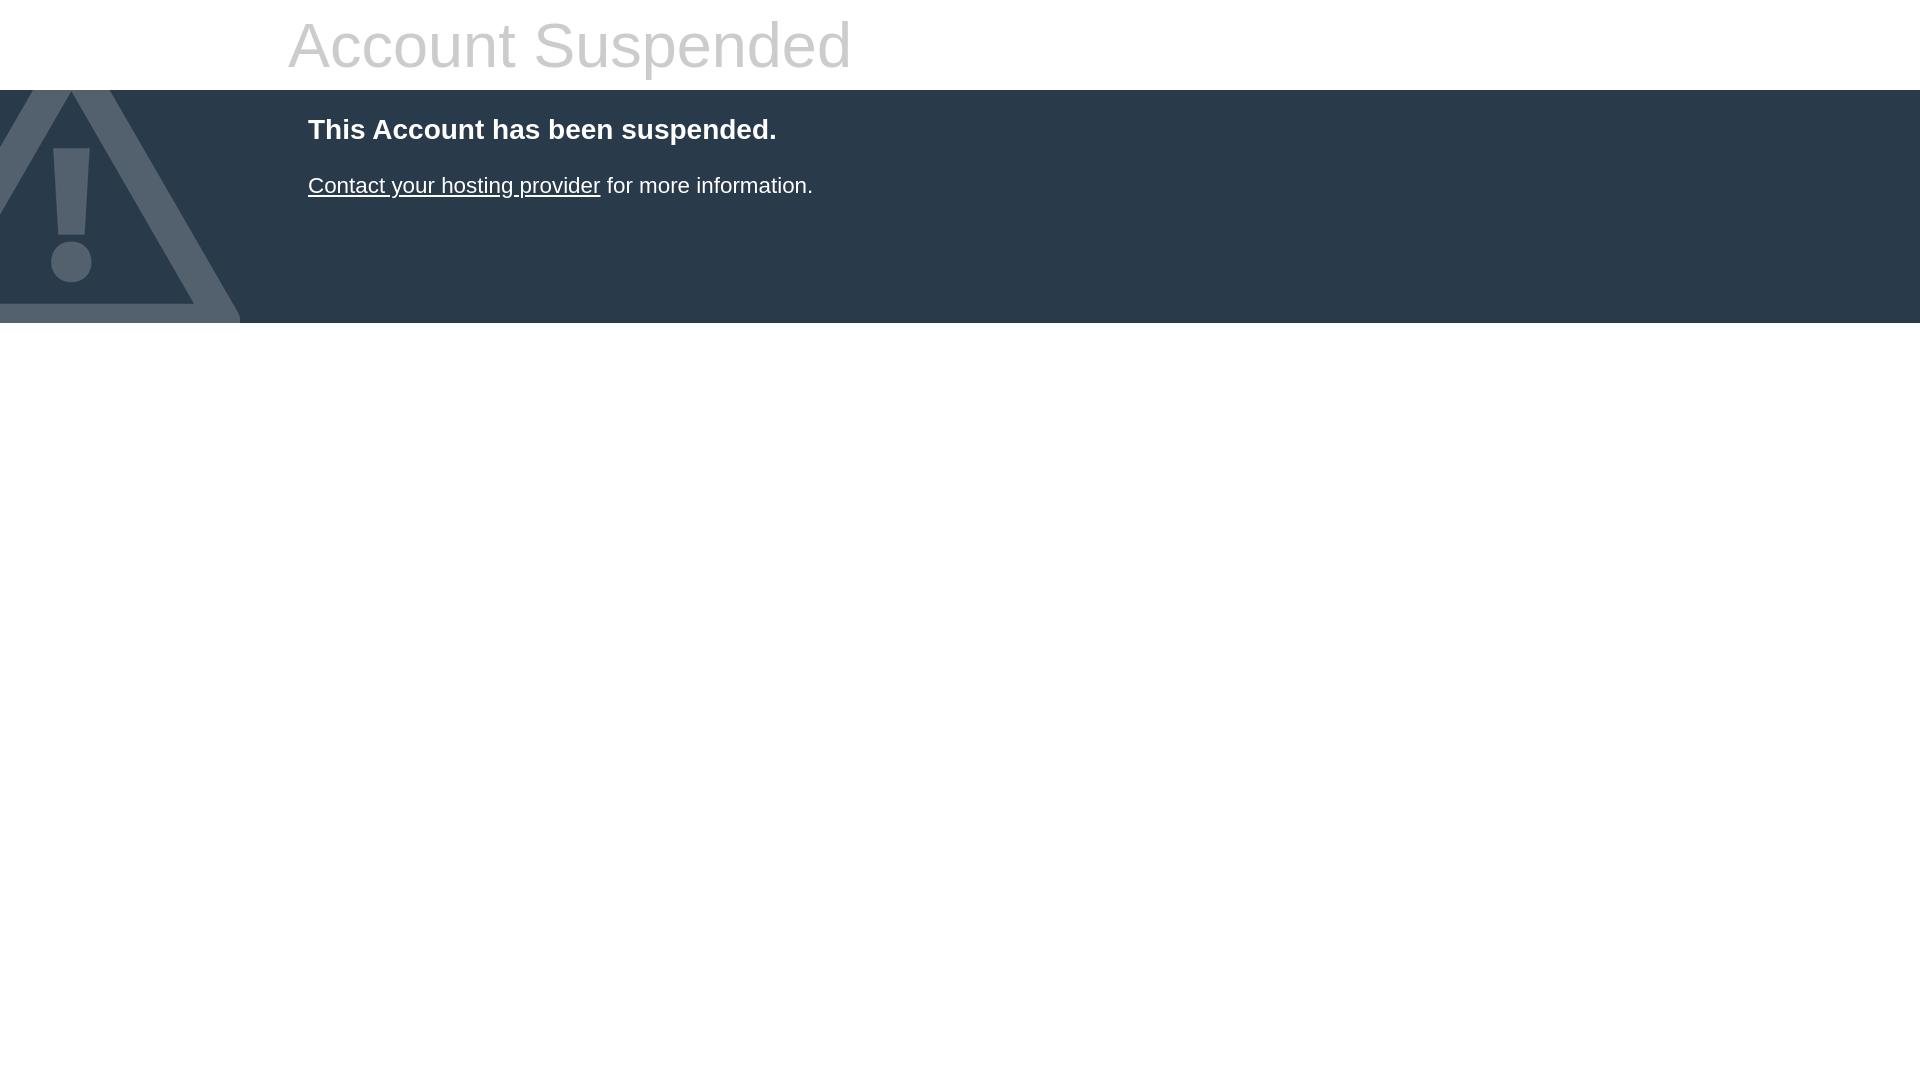 The image size is (1920, 1080). Describe the element at coordinates (453, 185) in the screenshot. I see `'Contact your hosting provider'` at that location.